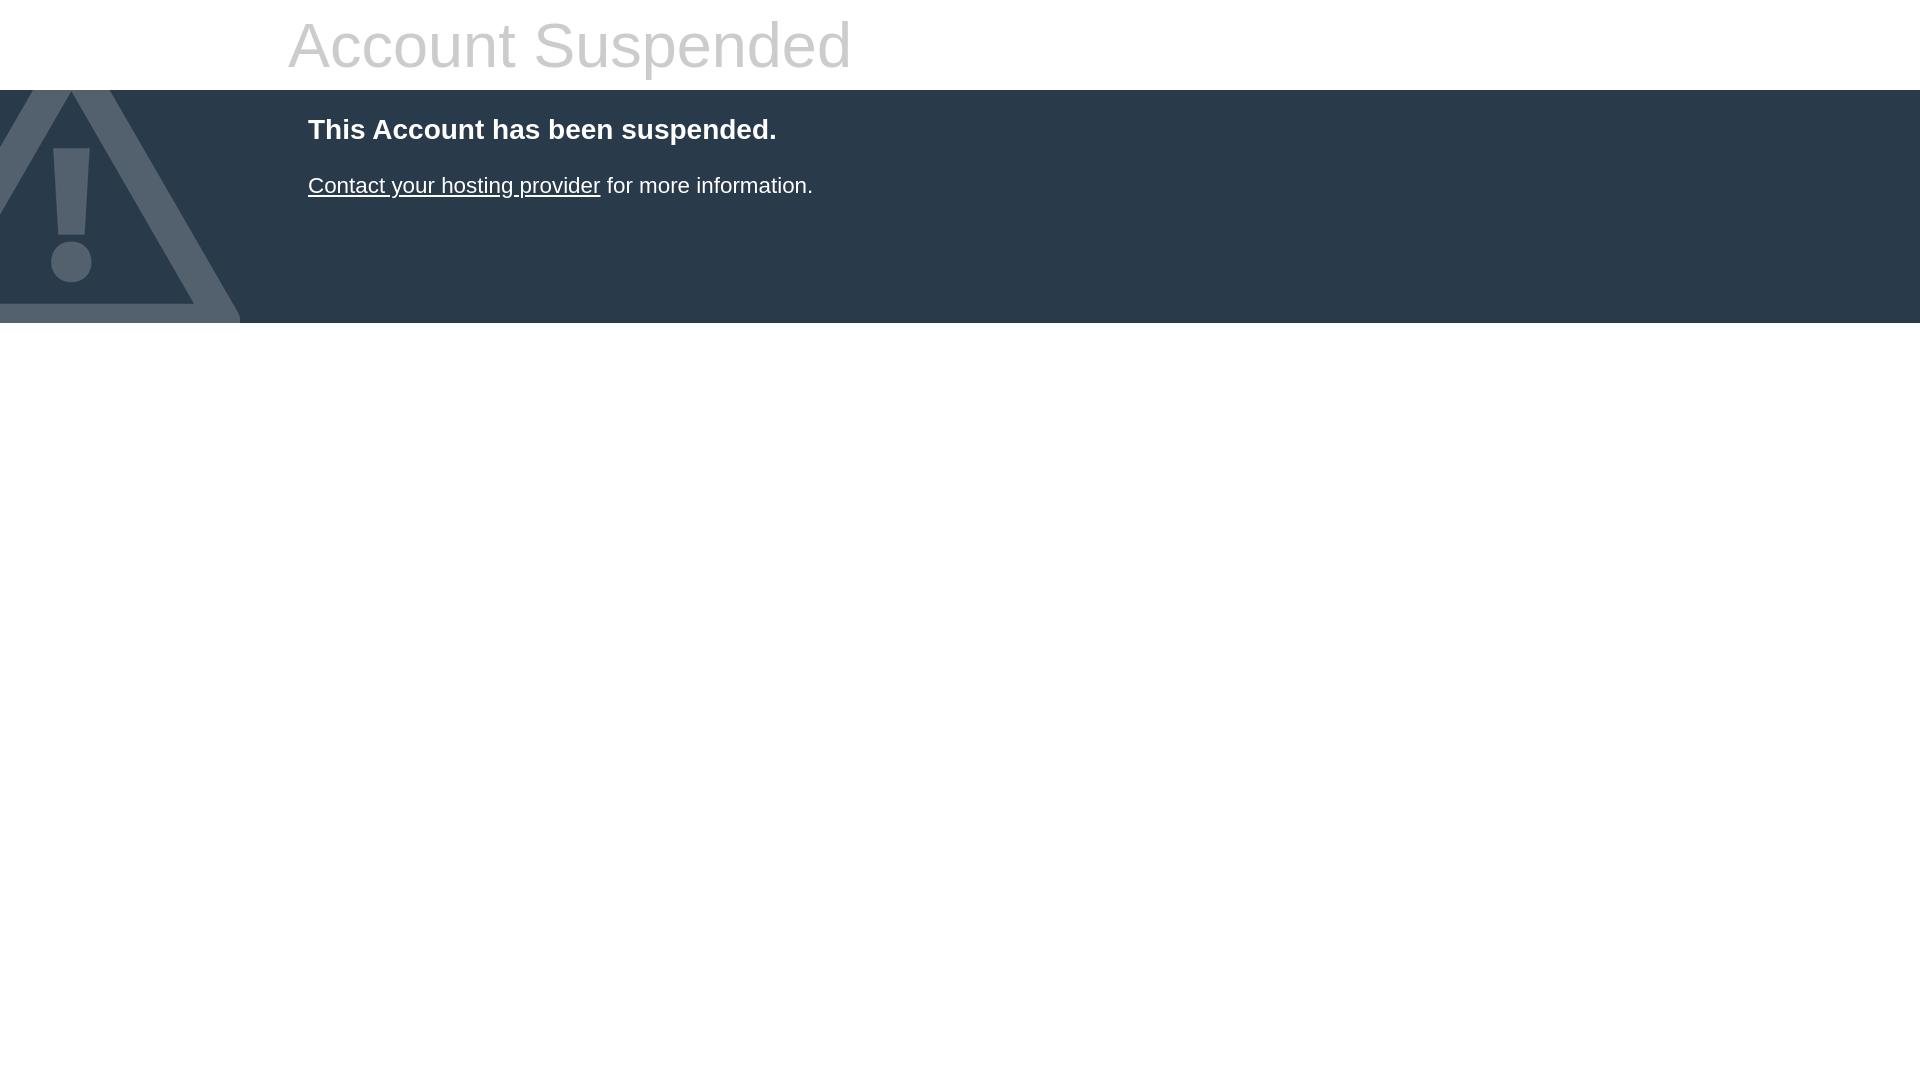 The image size is (1920, 1080). Describe the element at coordinates (453, 185) in the screenshot. I see `'Contact your hosting provider'` at that location.